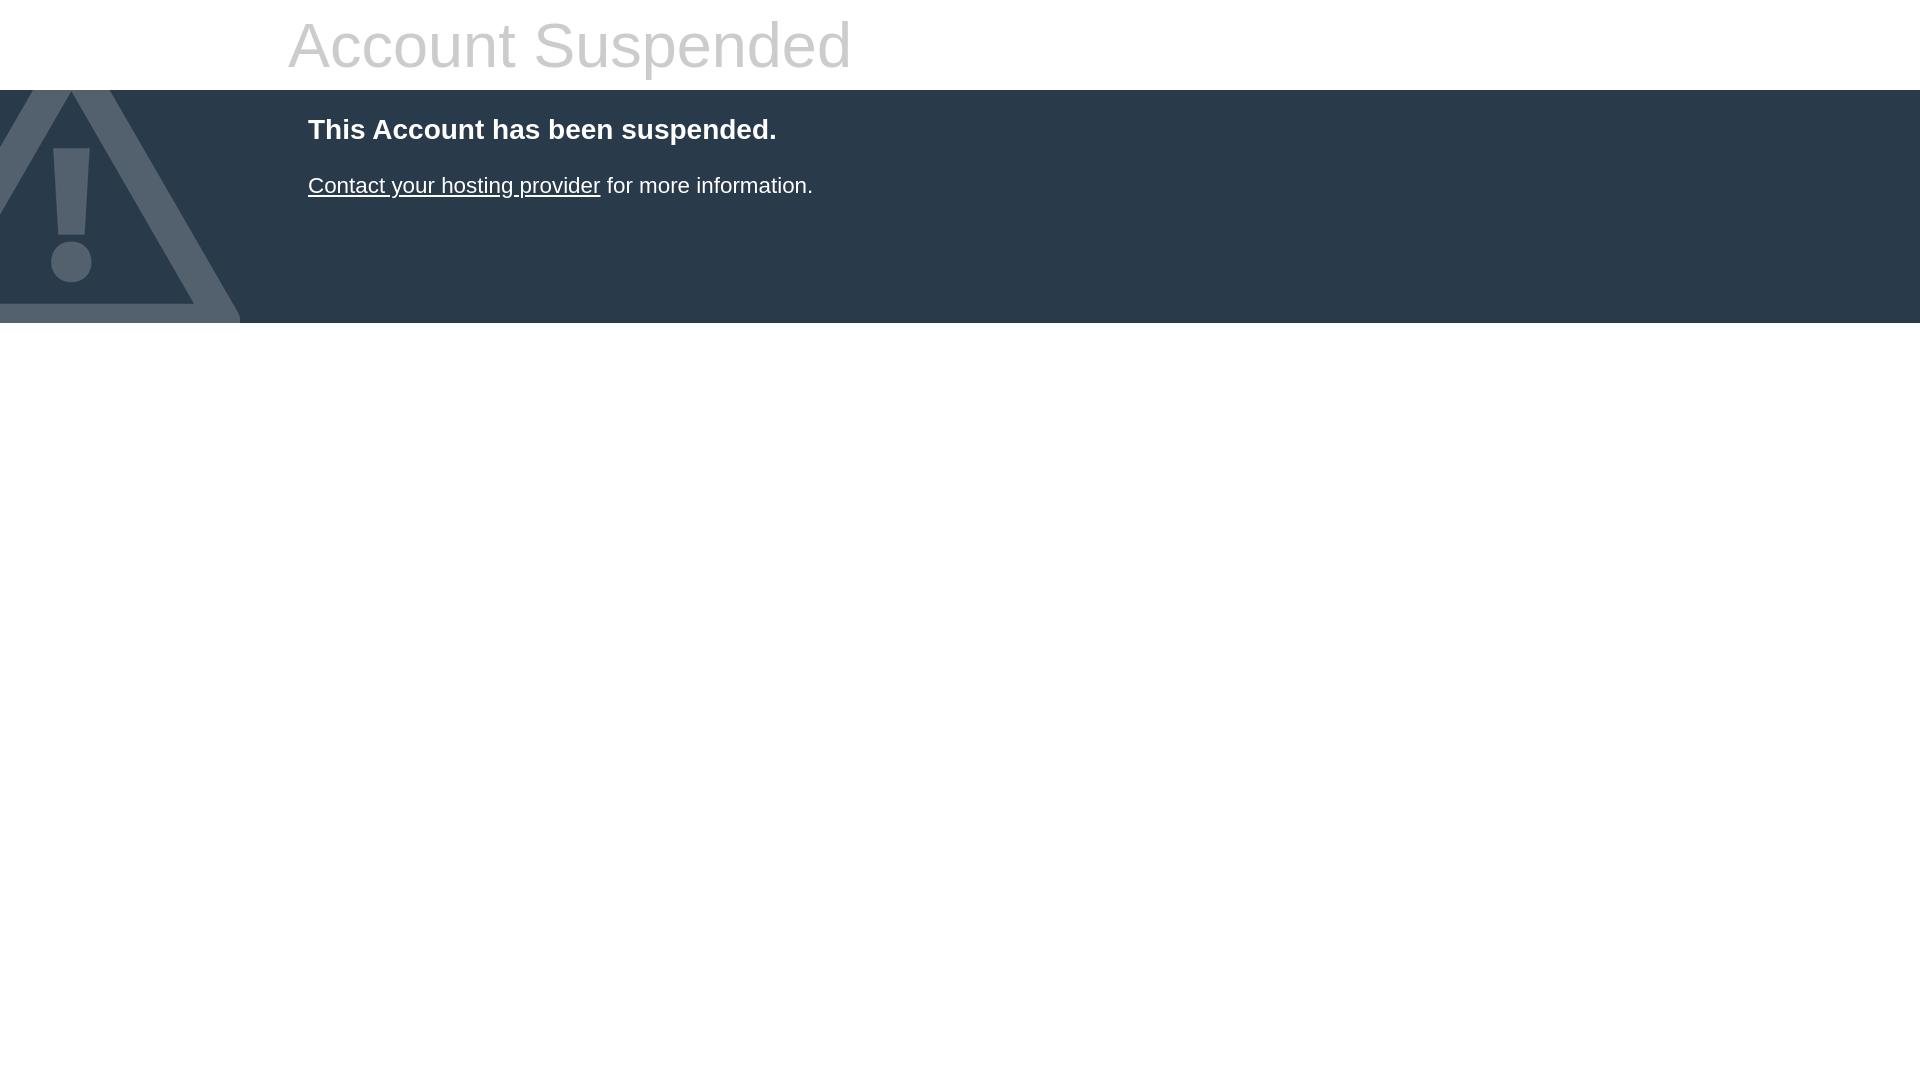 The image size is (1920, 1080). Describe the element at coordinates (453, 185) in the screenshot. I see `'Contact your hosting provider'` at that location.